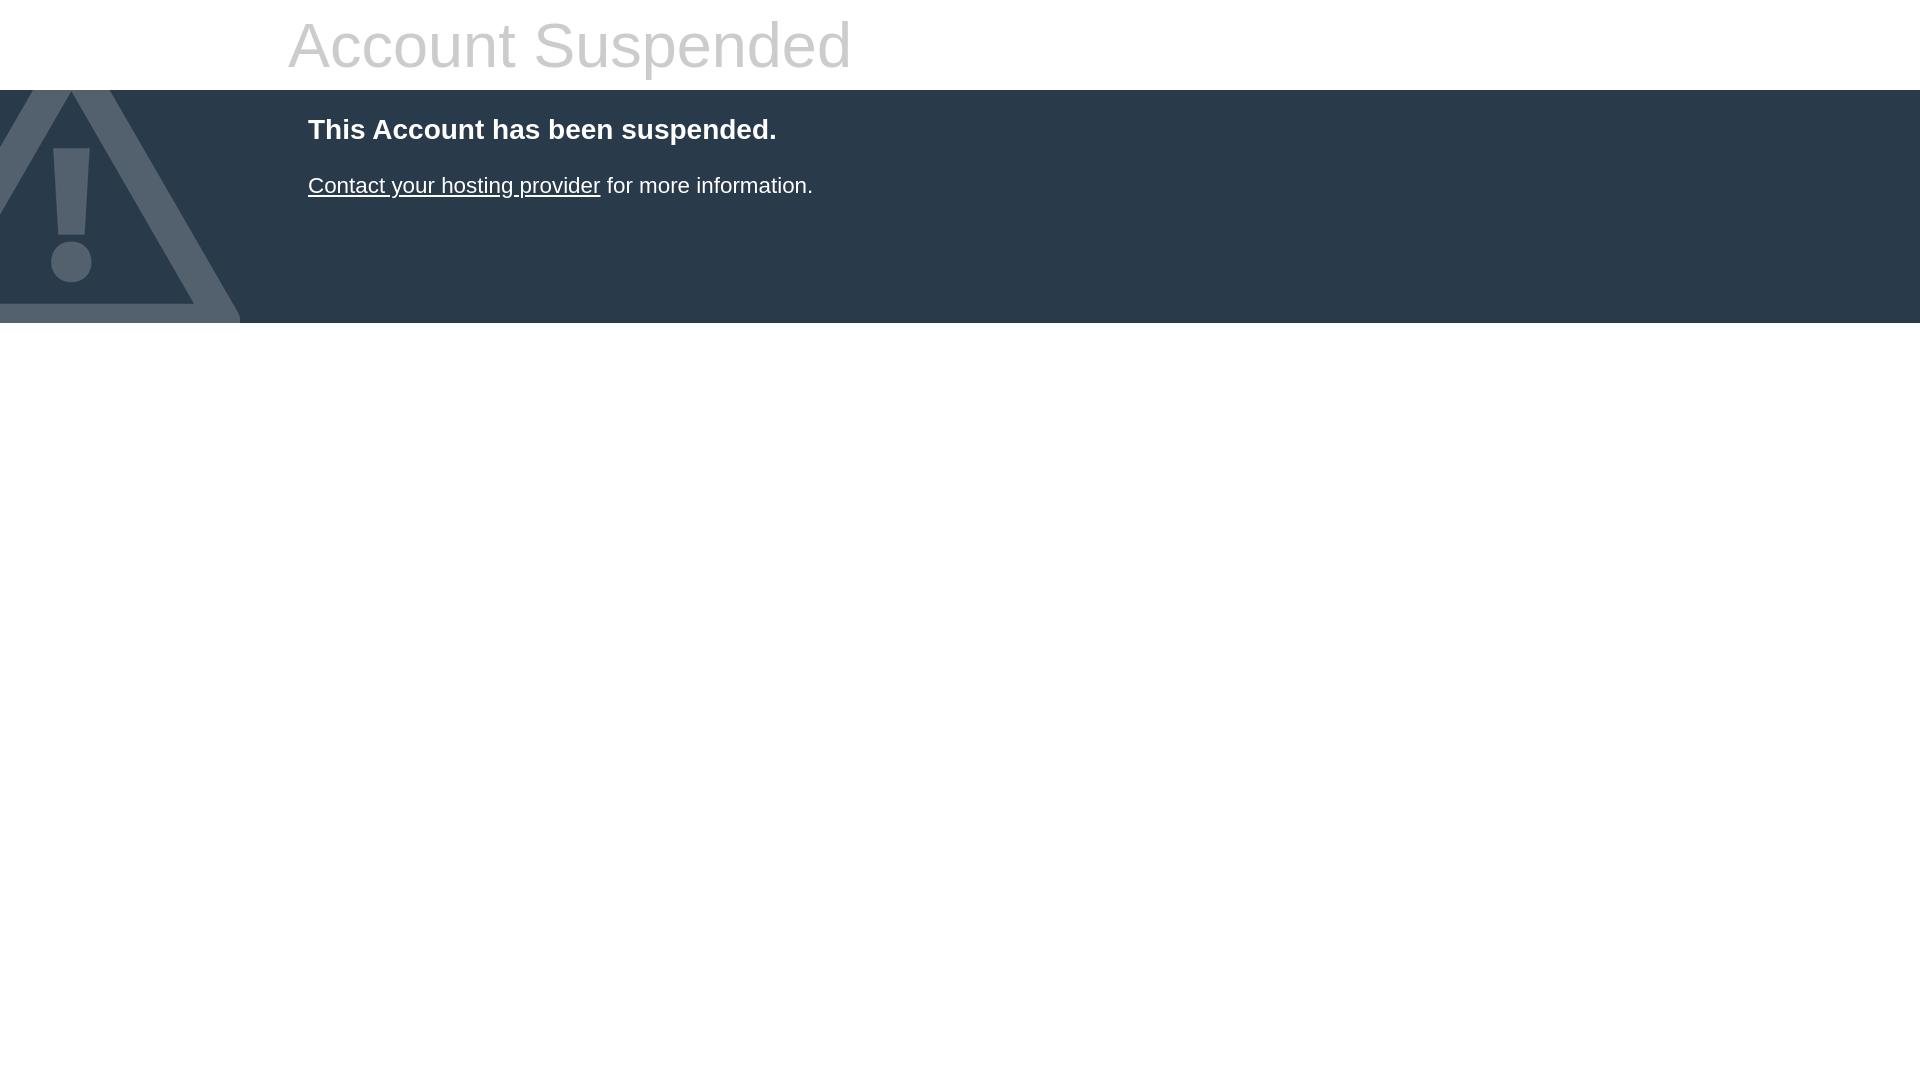 The image size is (1920, 1080). Describe the element at coordinates (453, 185) in the screenshot. I see `'Contact your hosting provider'` at that location.